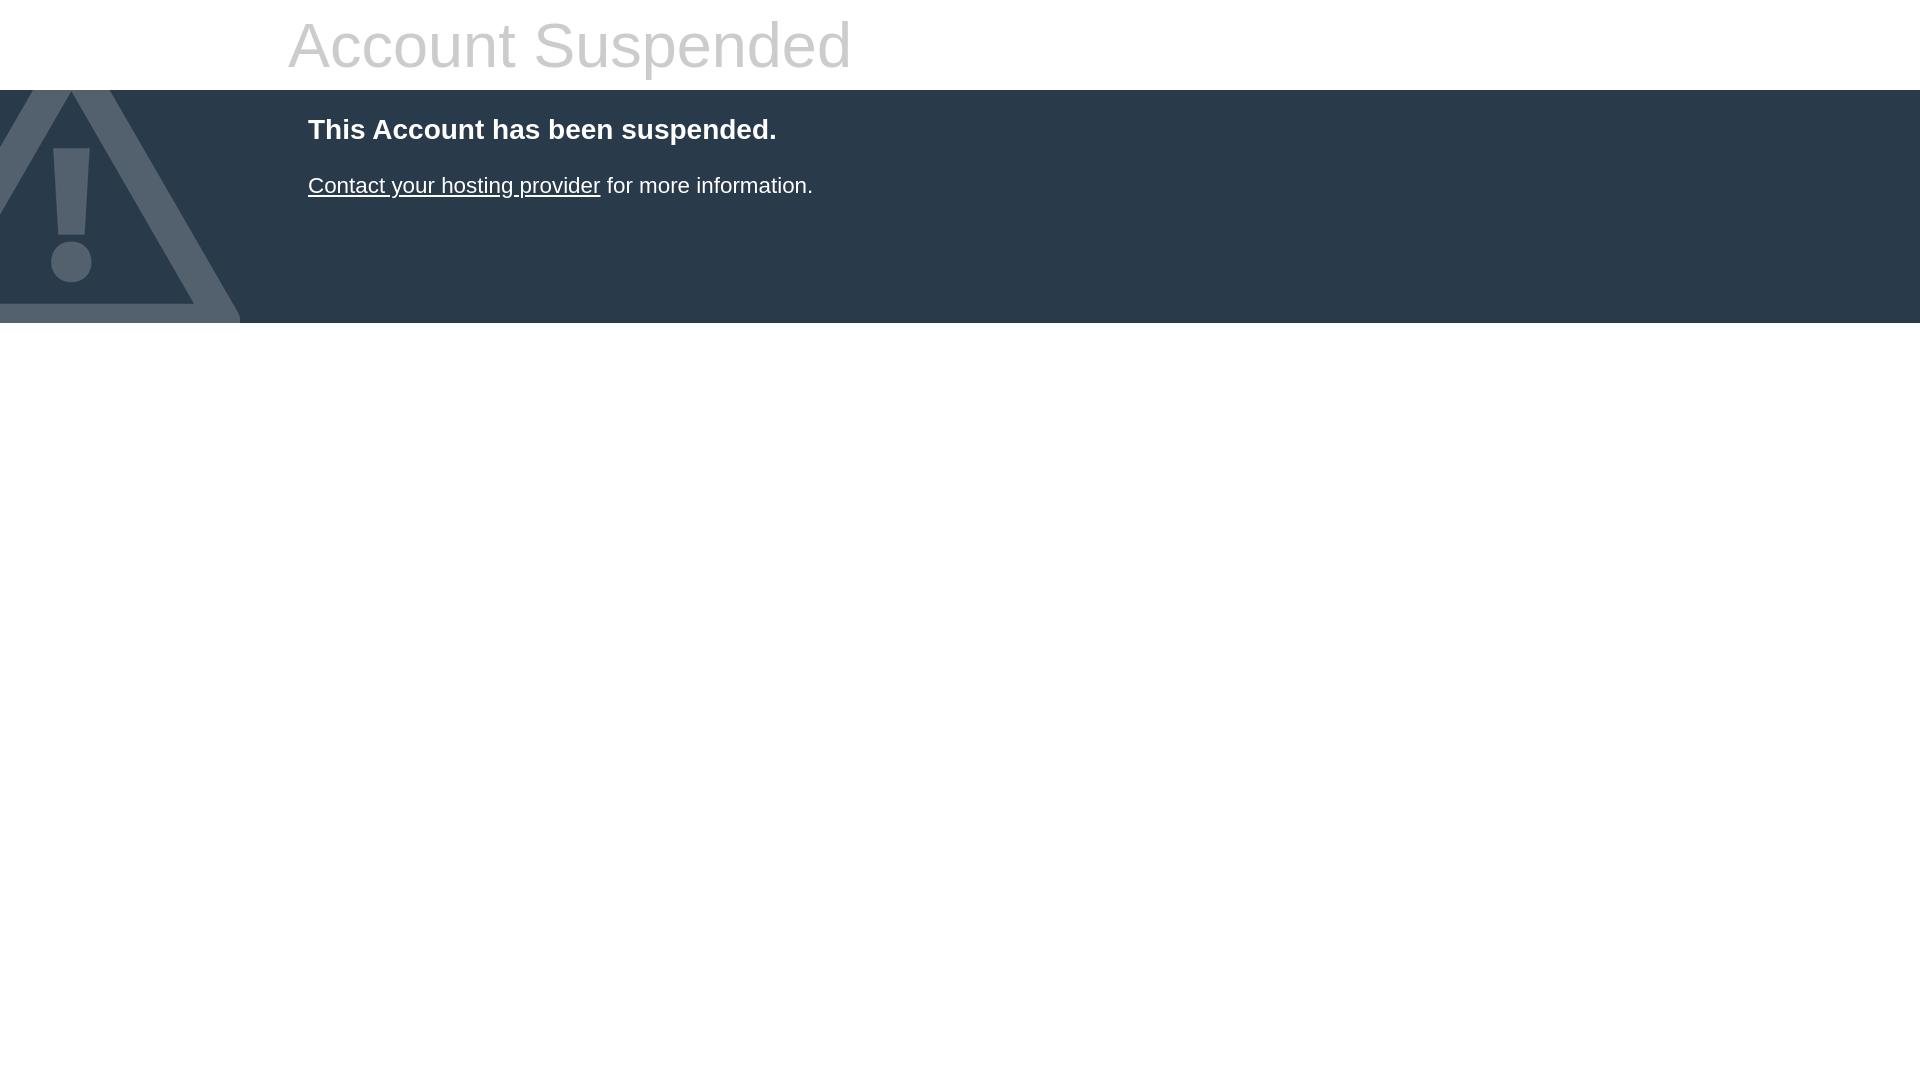 The image size is (1920, 1080). Describe the element at coordinates (453, 185) in the screenshot. I see `'Contact your hosting provider'` at that location.